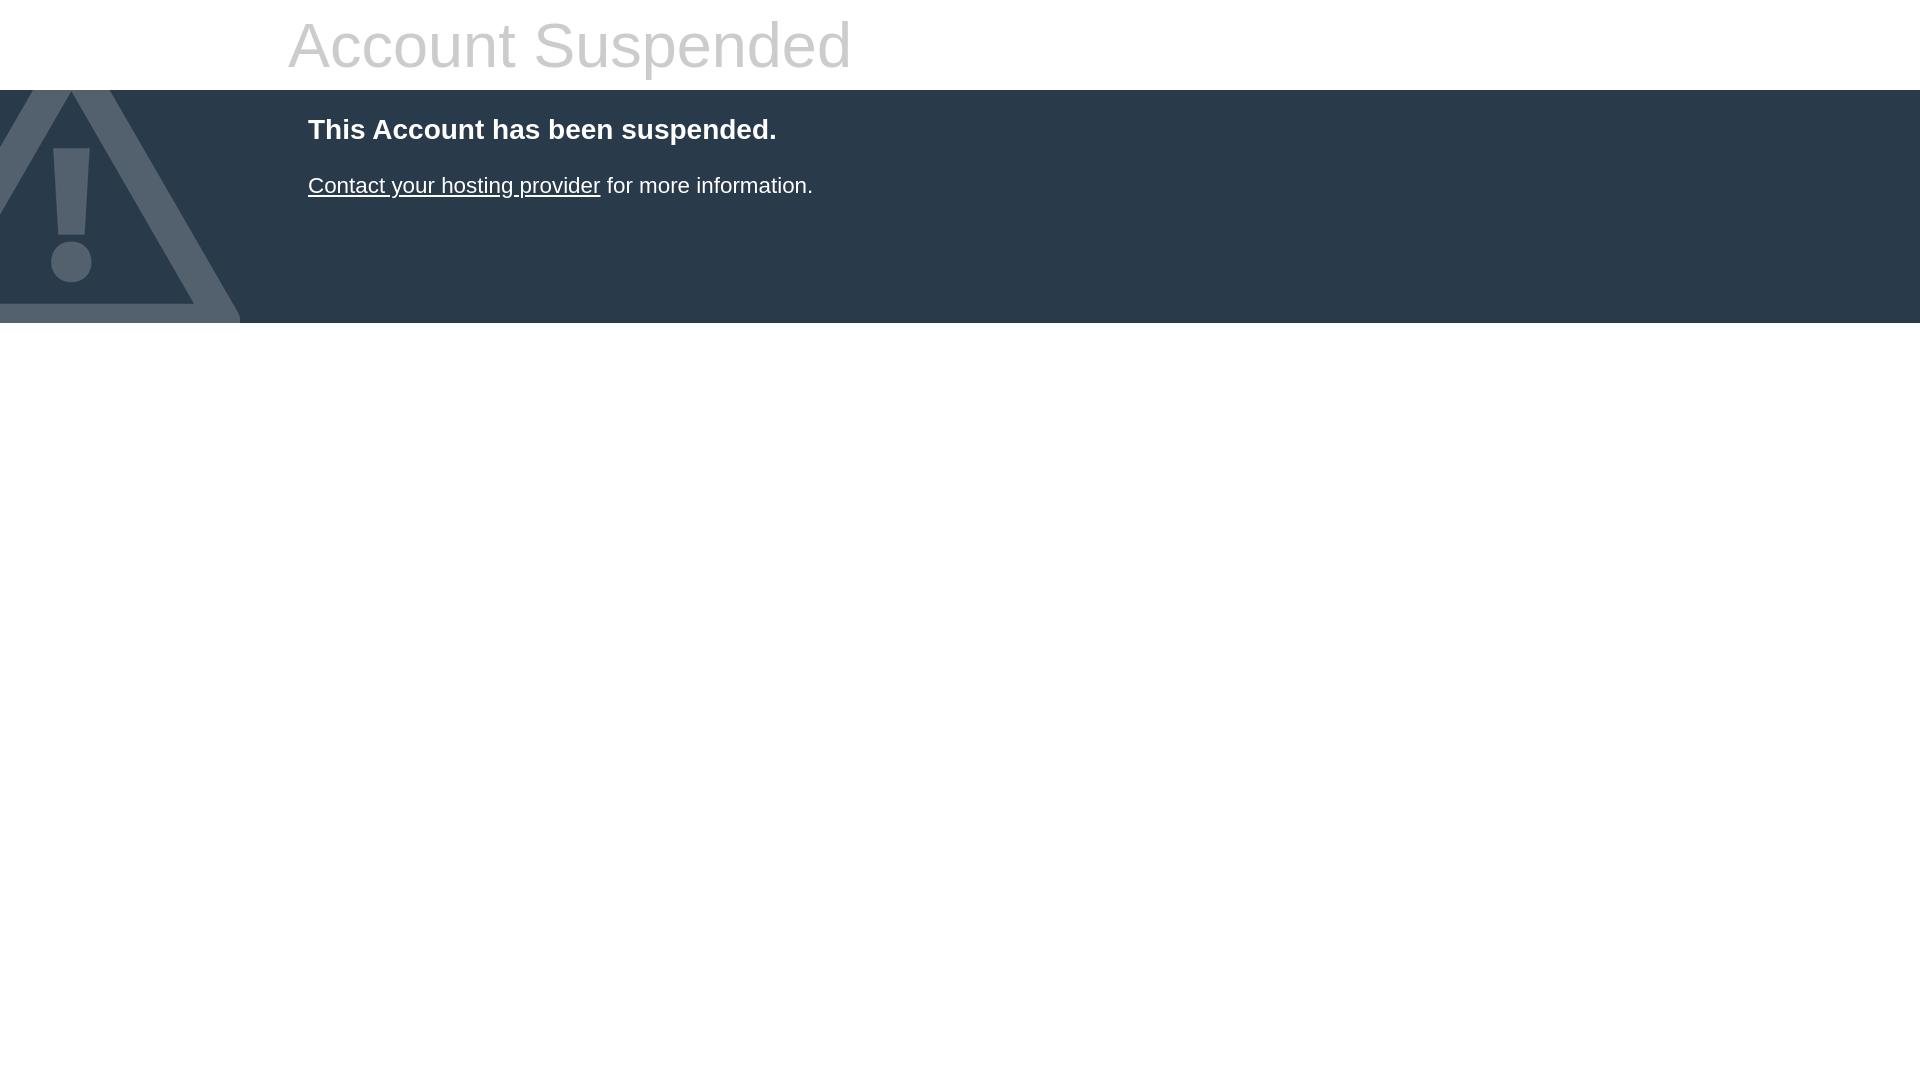 The image size is (1920, 1080). Describe the element at coordinates (453, 185) in the screenshot. I see `'Contact your hosting provider'` at that location.